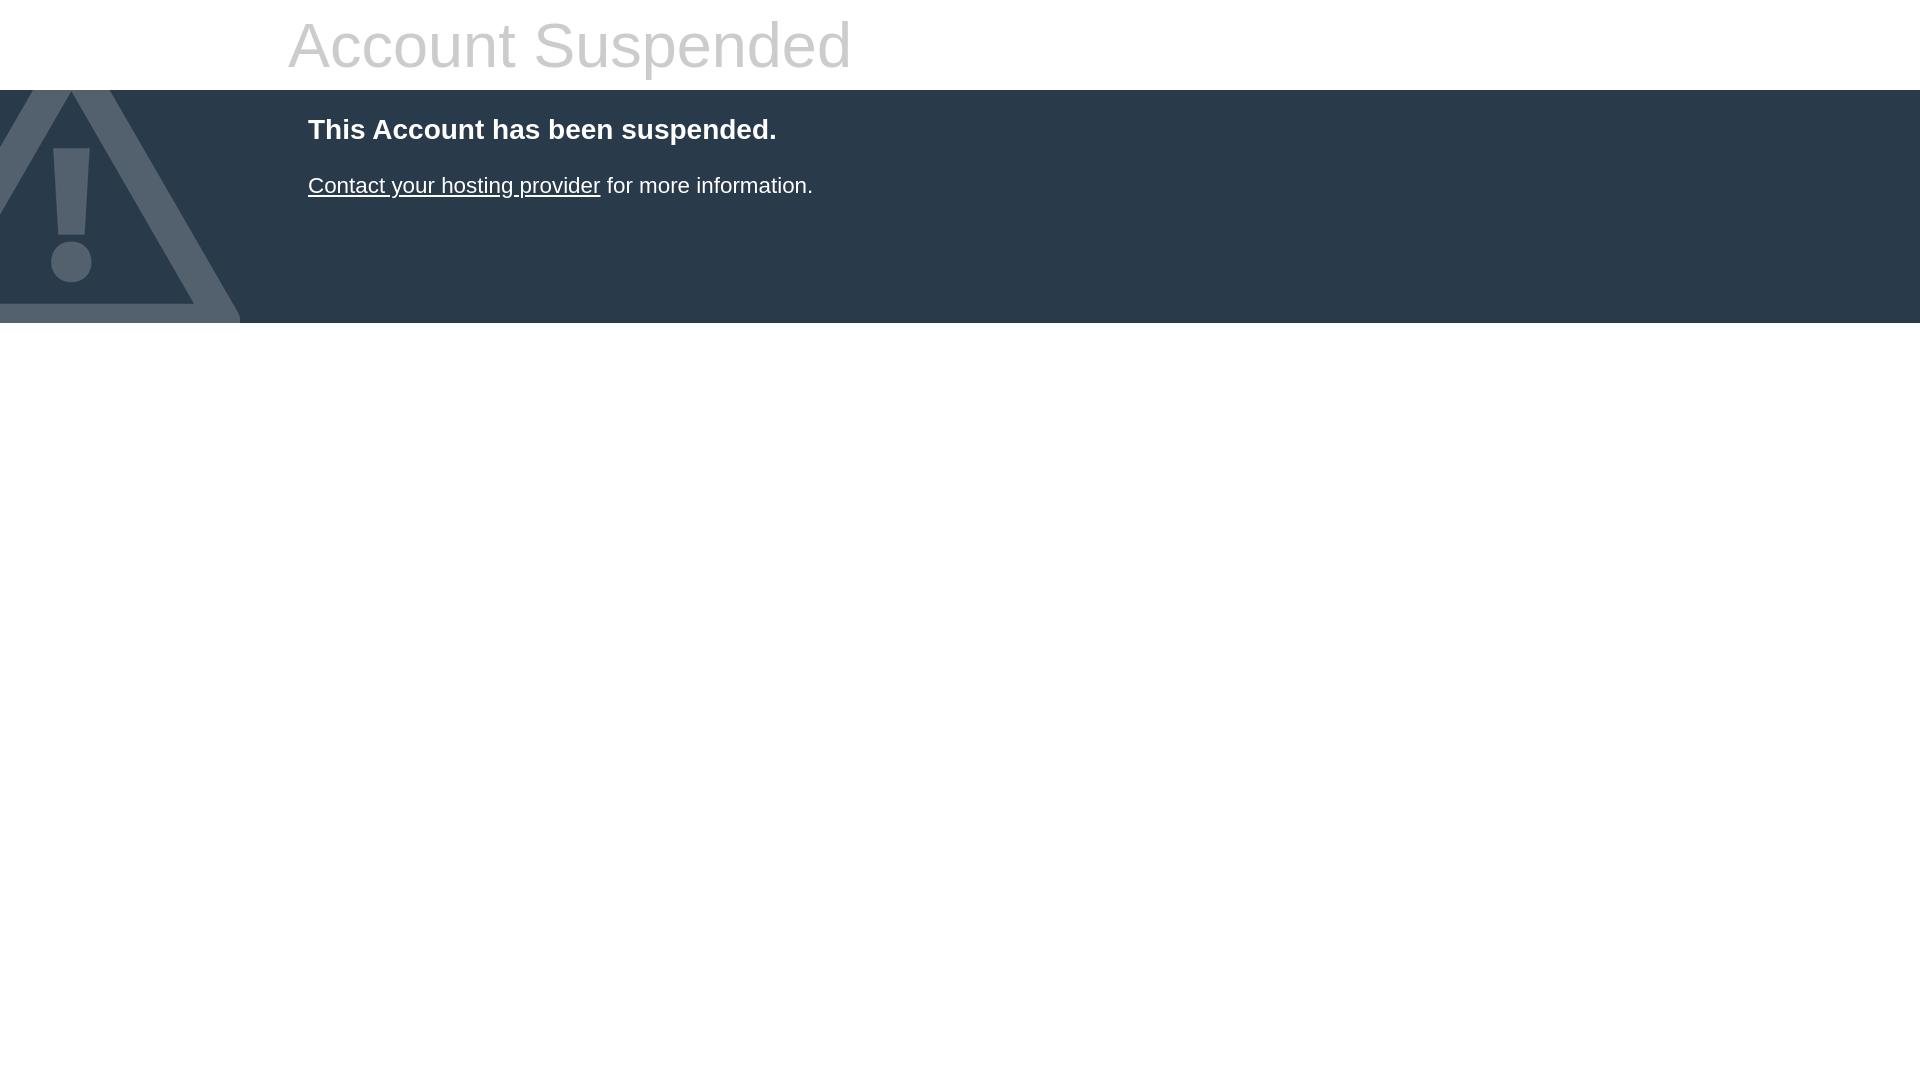 The image size is (1920, 1080). Describe the element at coordinates (453, 185) in the screenshot. I see `'Contact your hosting provider'` at that location.